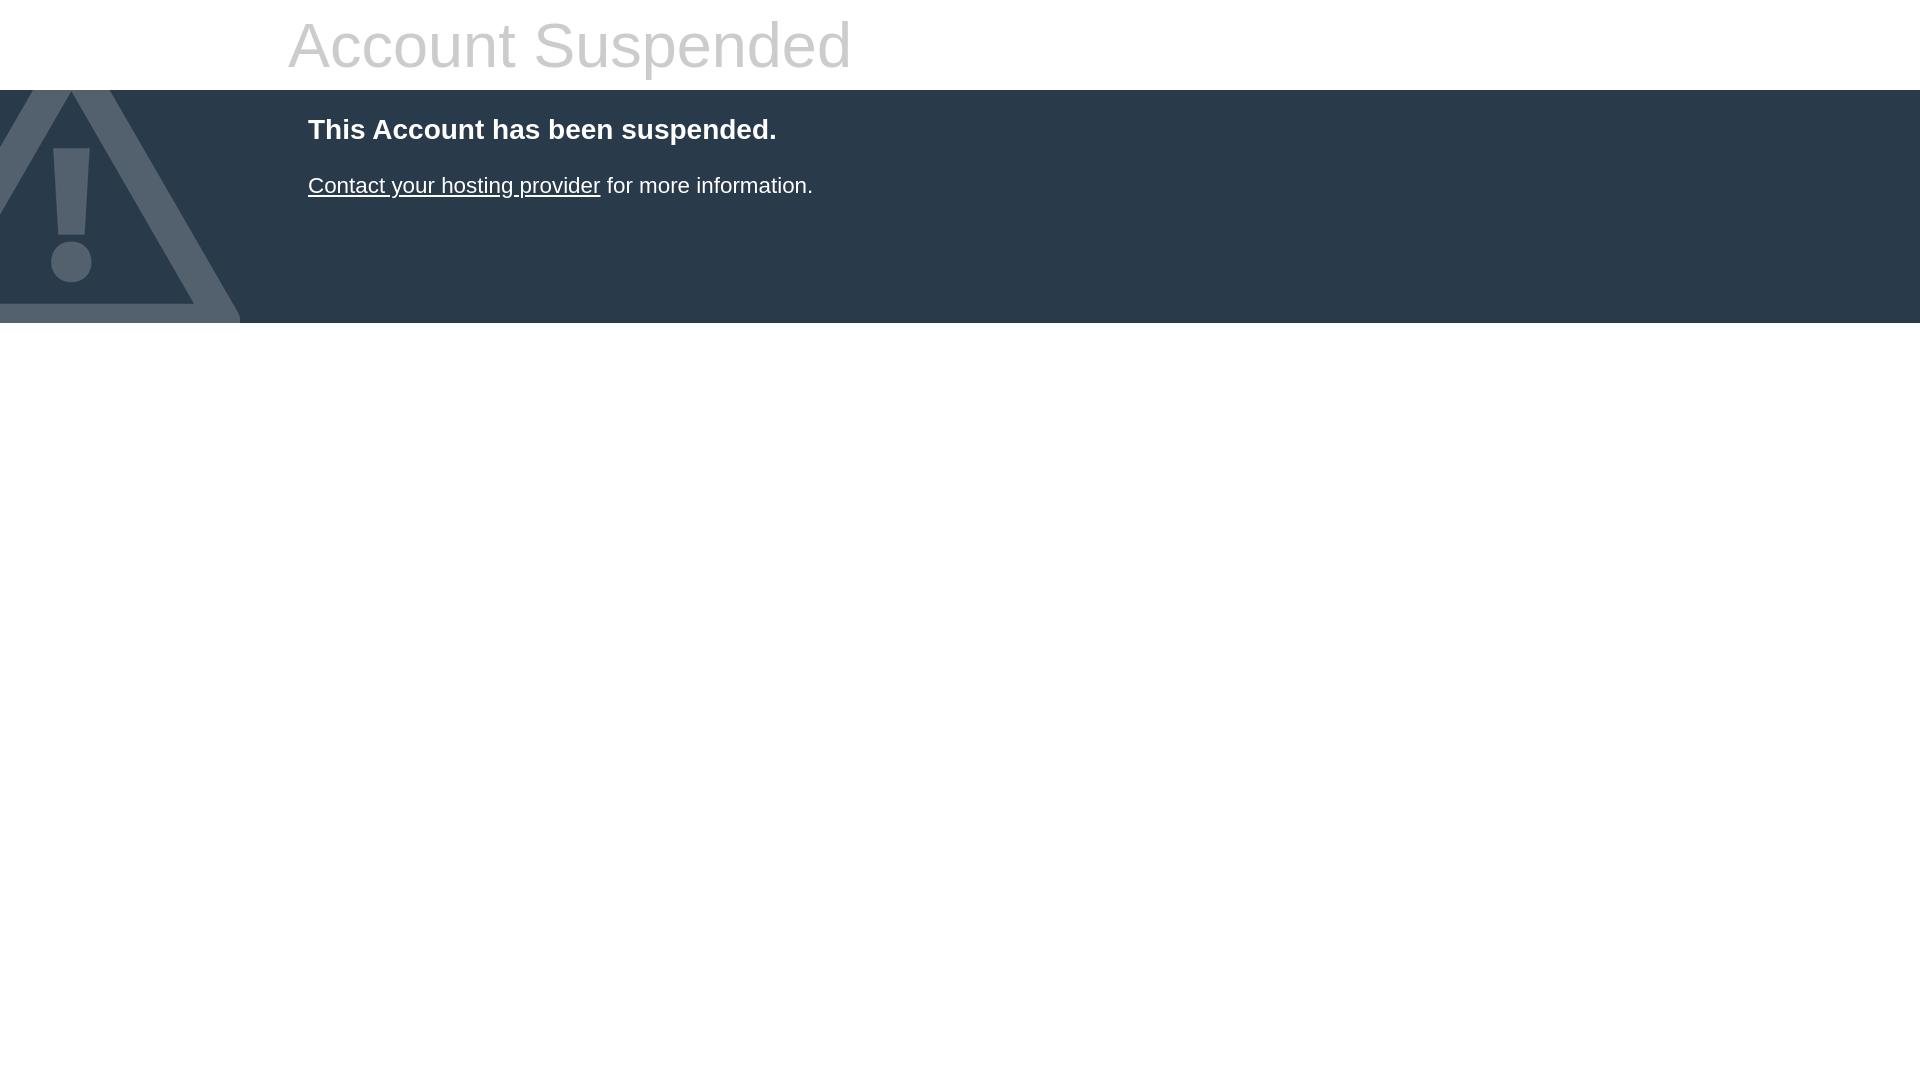 The image size is (1920, 1080). Describe the element at coordinates (453, 185) in the screenshot. I see `'Contact your hosting provider'` at that location.